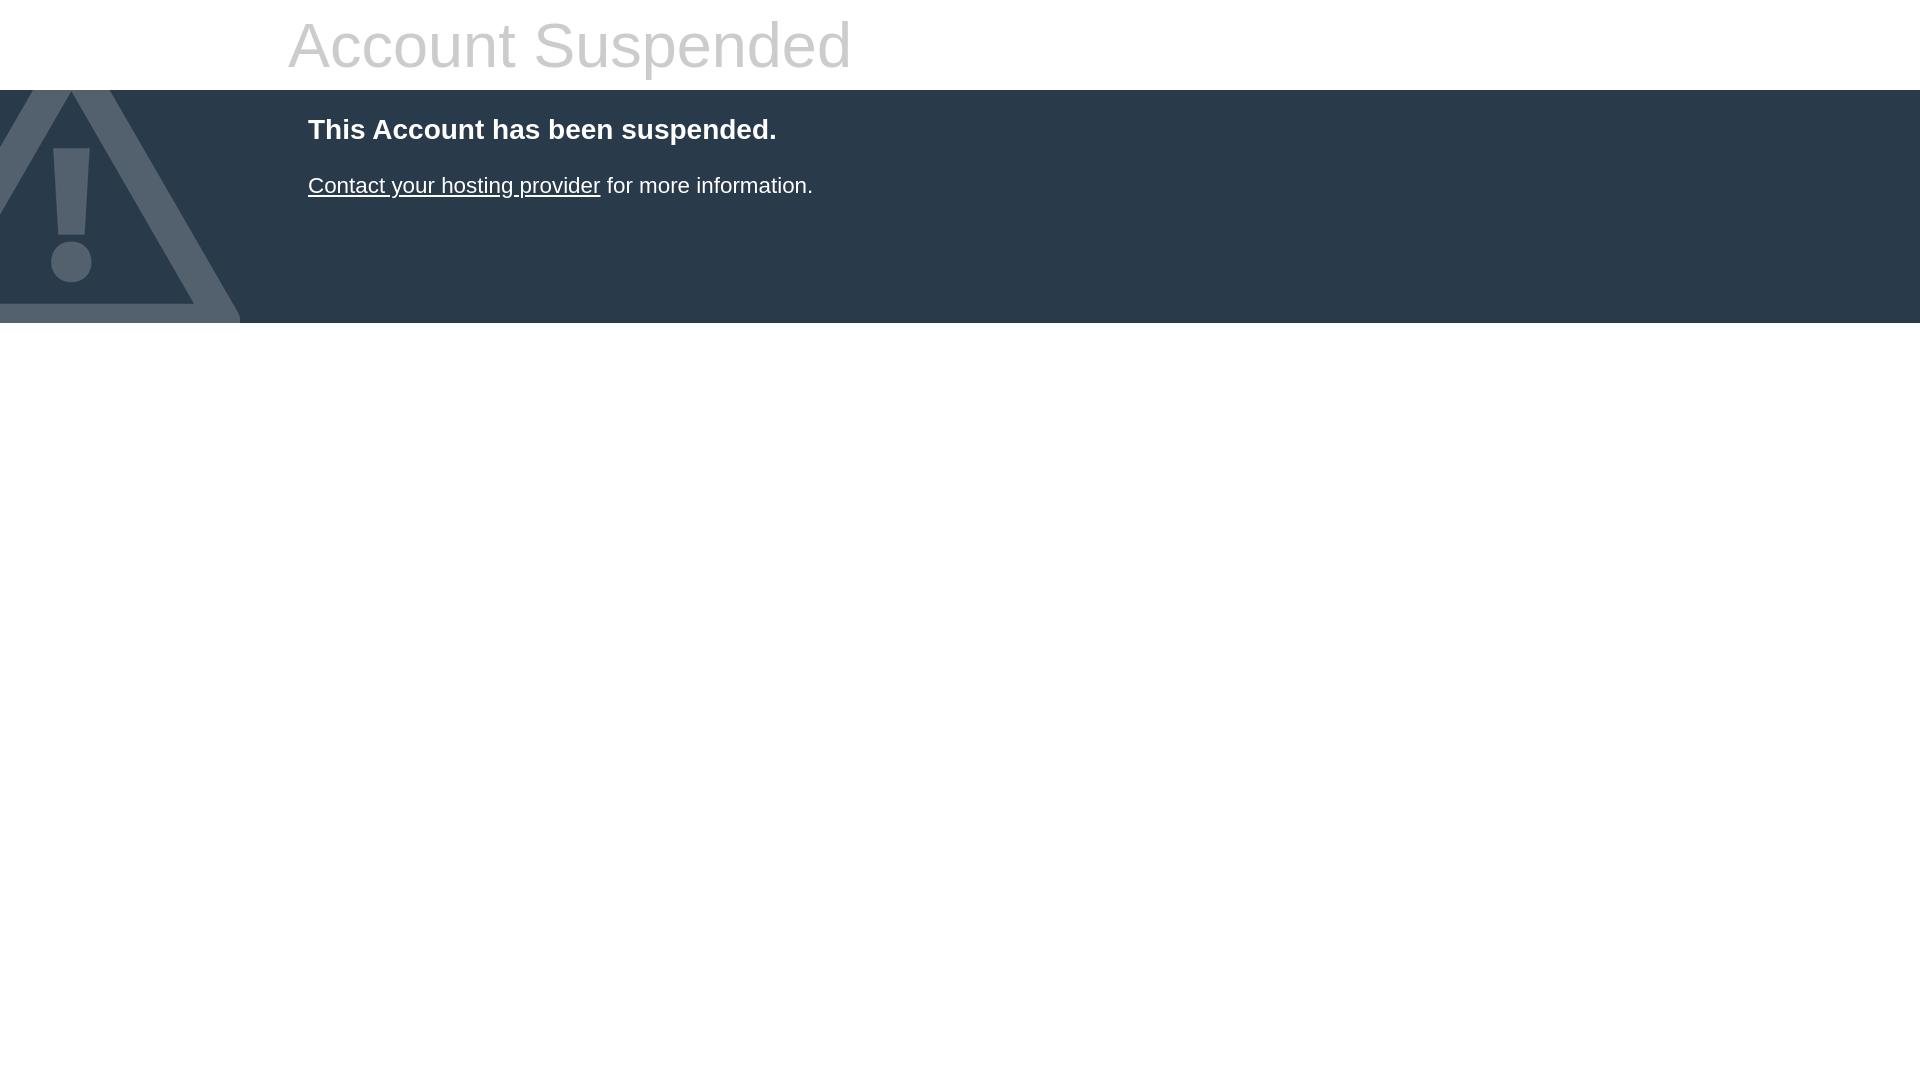 The image size is (1920, 1080). Describe the element at coordinates (453, 185) in the screenshot. I see `'Contact your hosting provider'` at that location.